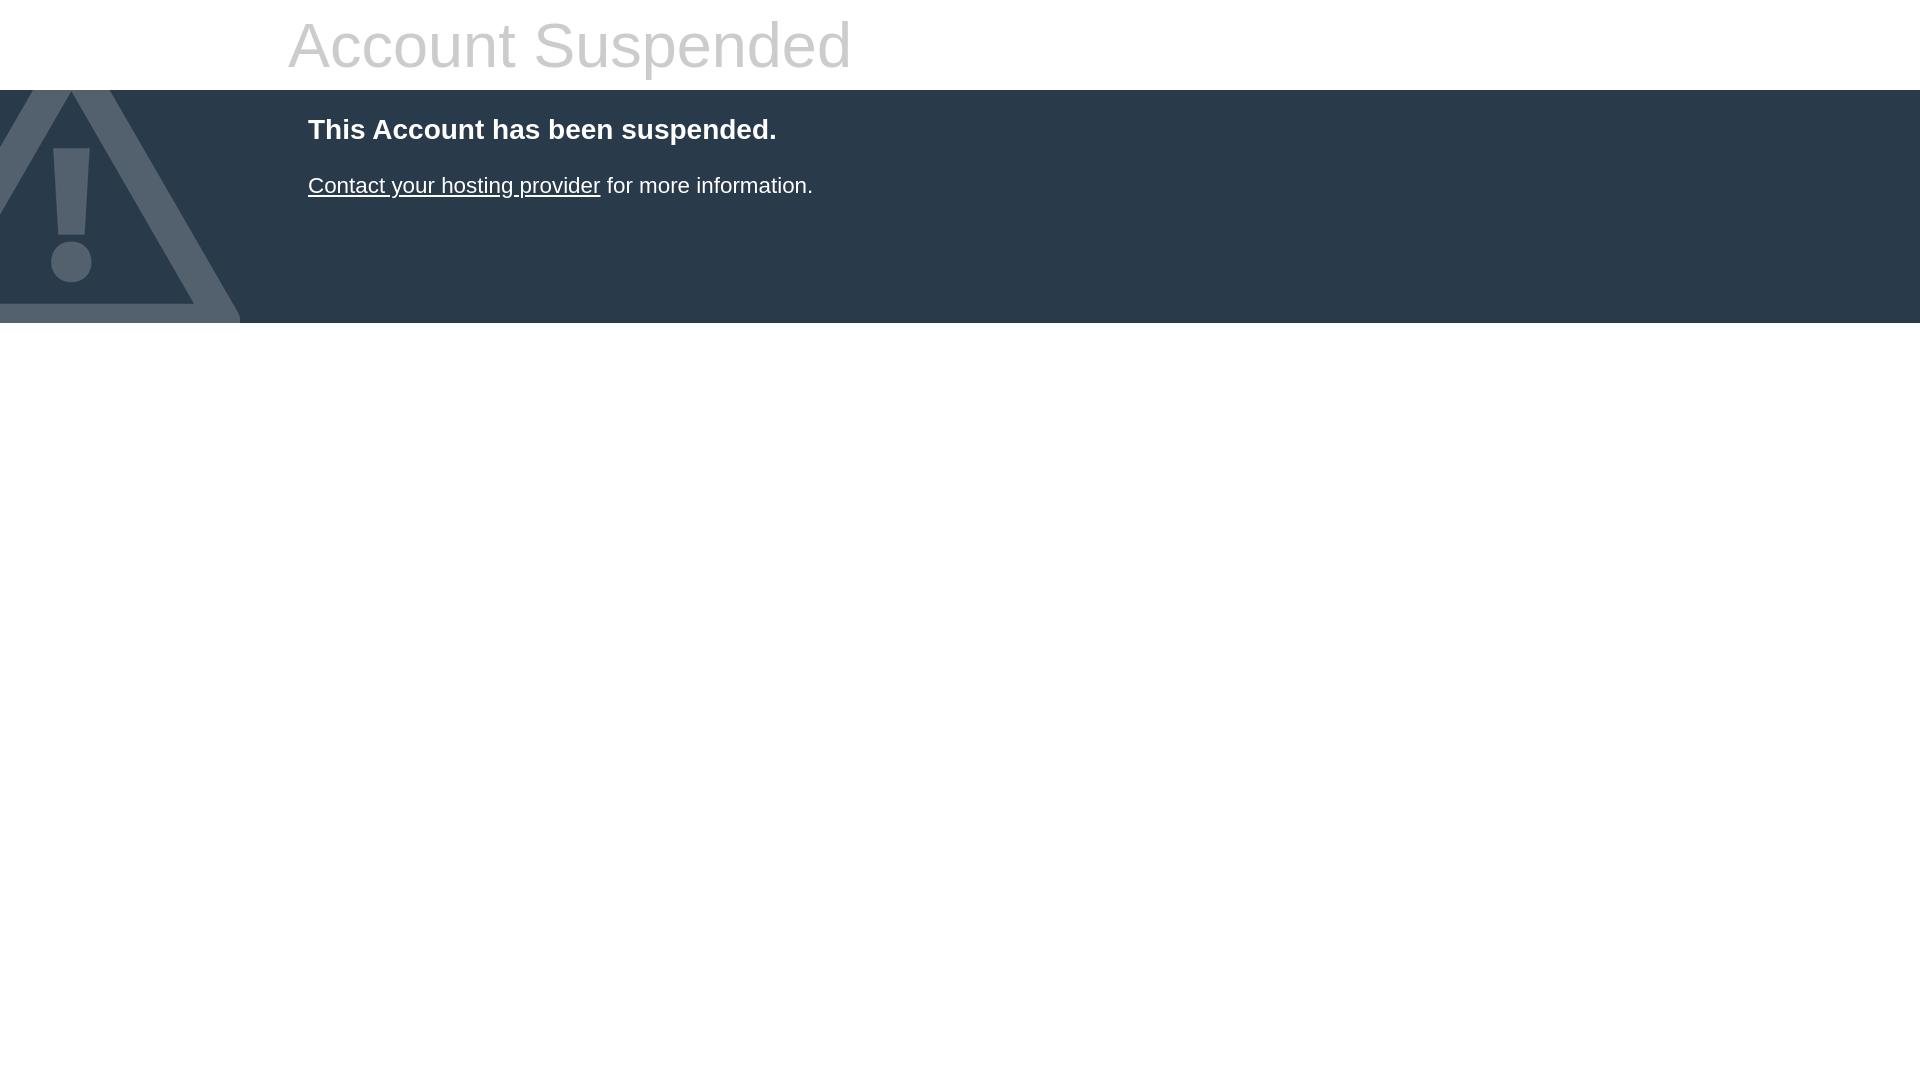 The image size is (1920, 1080). Describe the element at coordinates (453, 185) in the screenshot. I see `'Contact your hosting provider'` at that location.